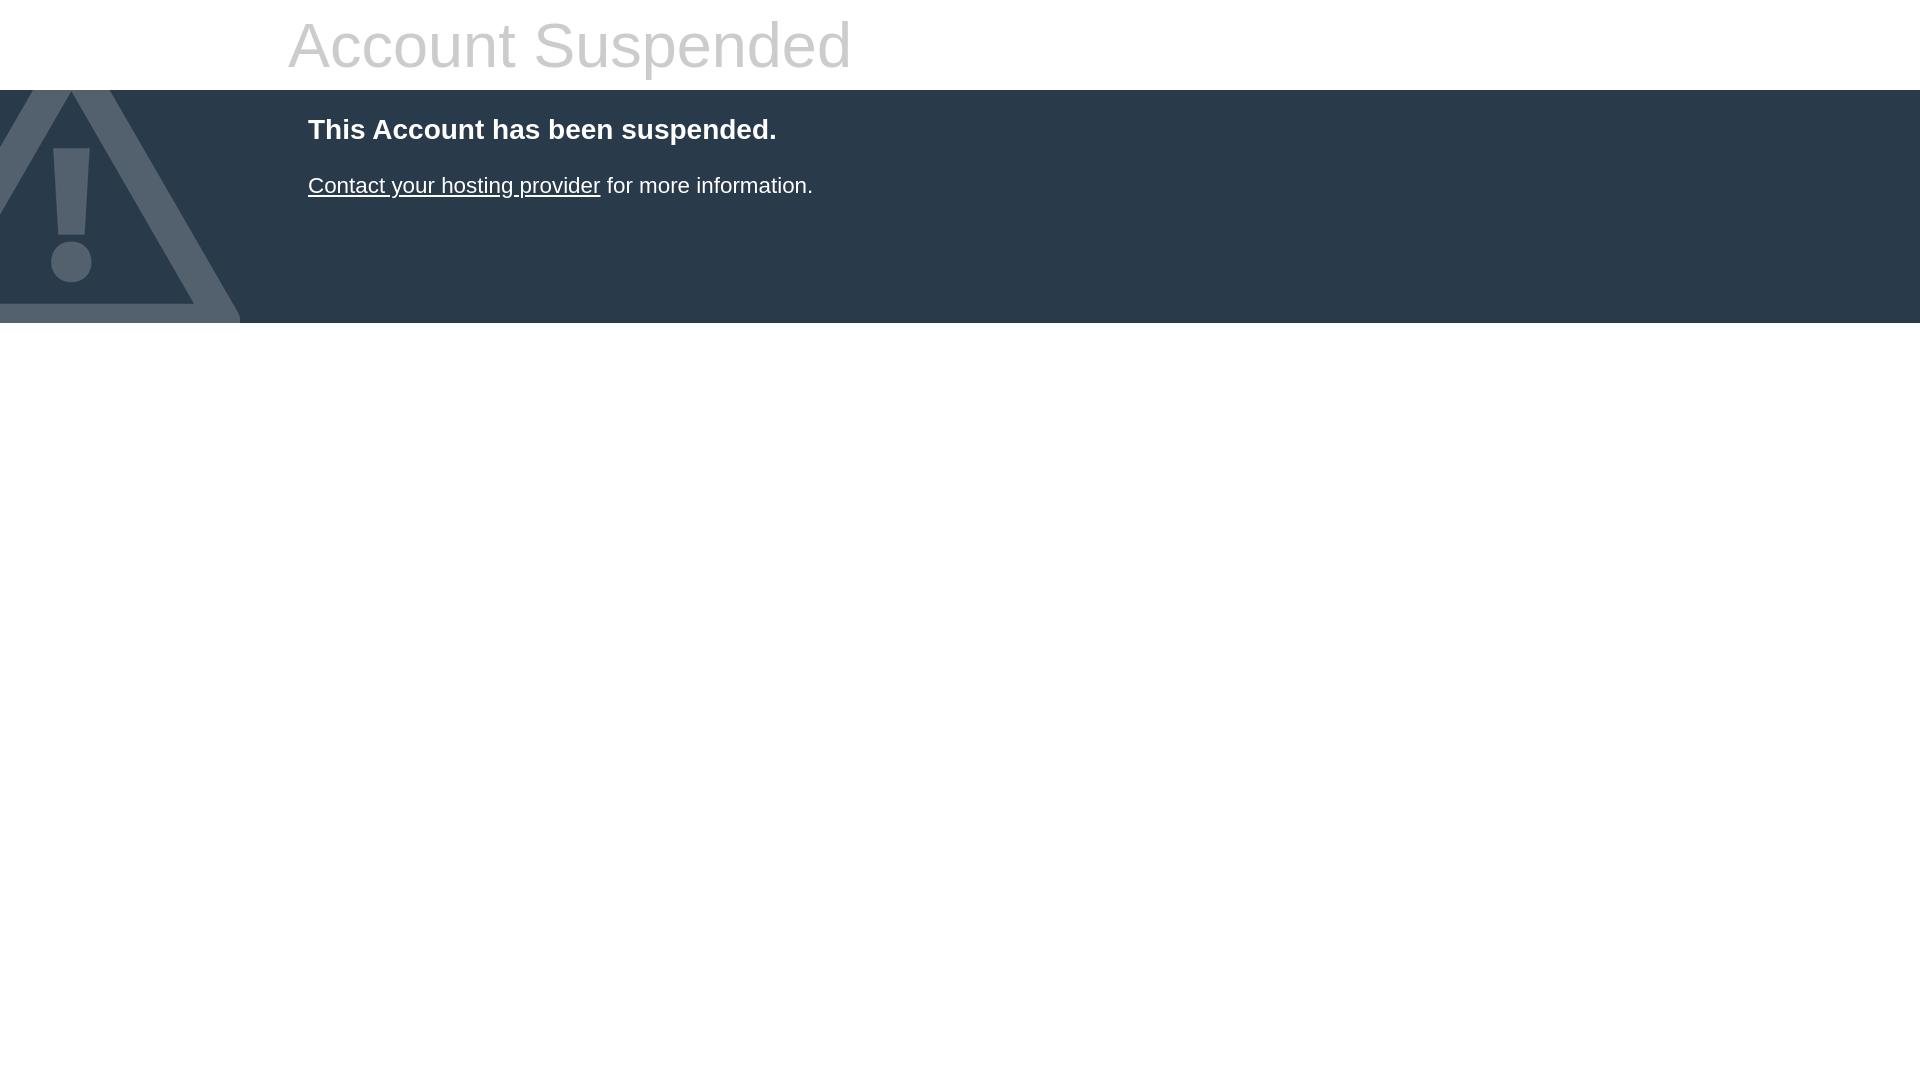 The image size is (1920, 1080). Describe the element at coordinates (453, 185) in the screenshot. I see `'Contact your hosting provider'` at that location.